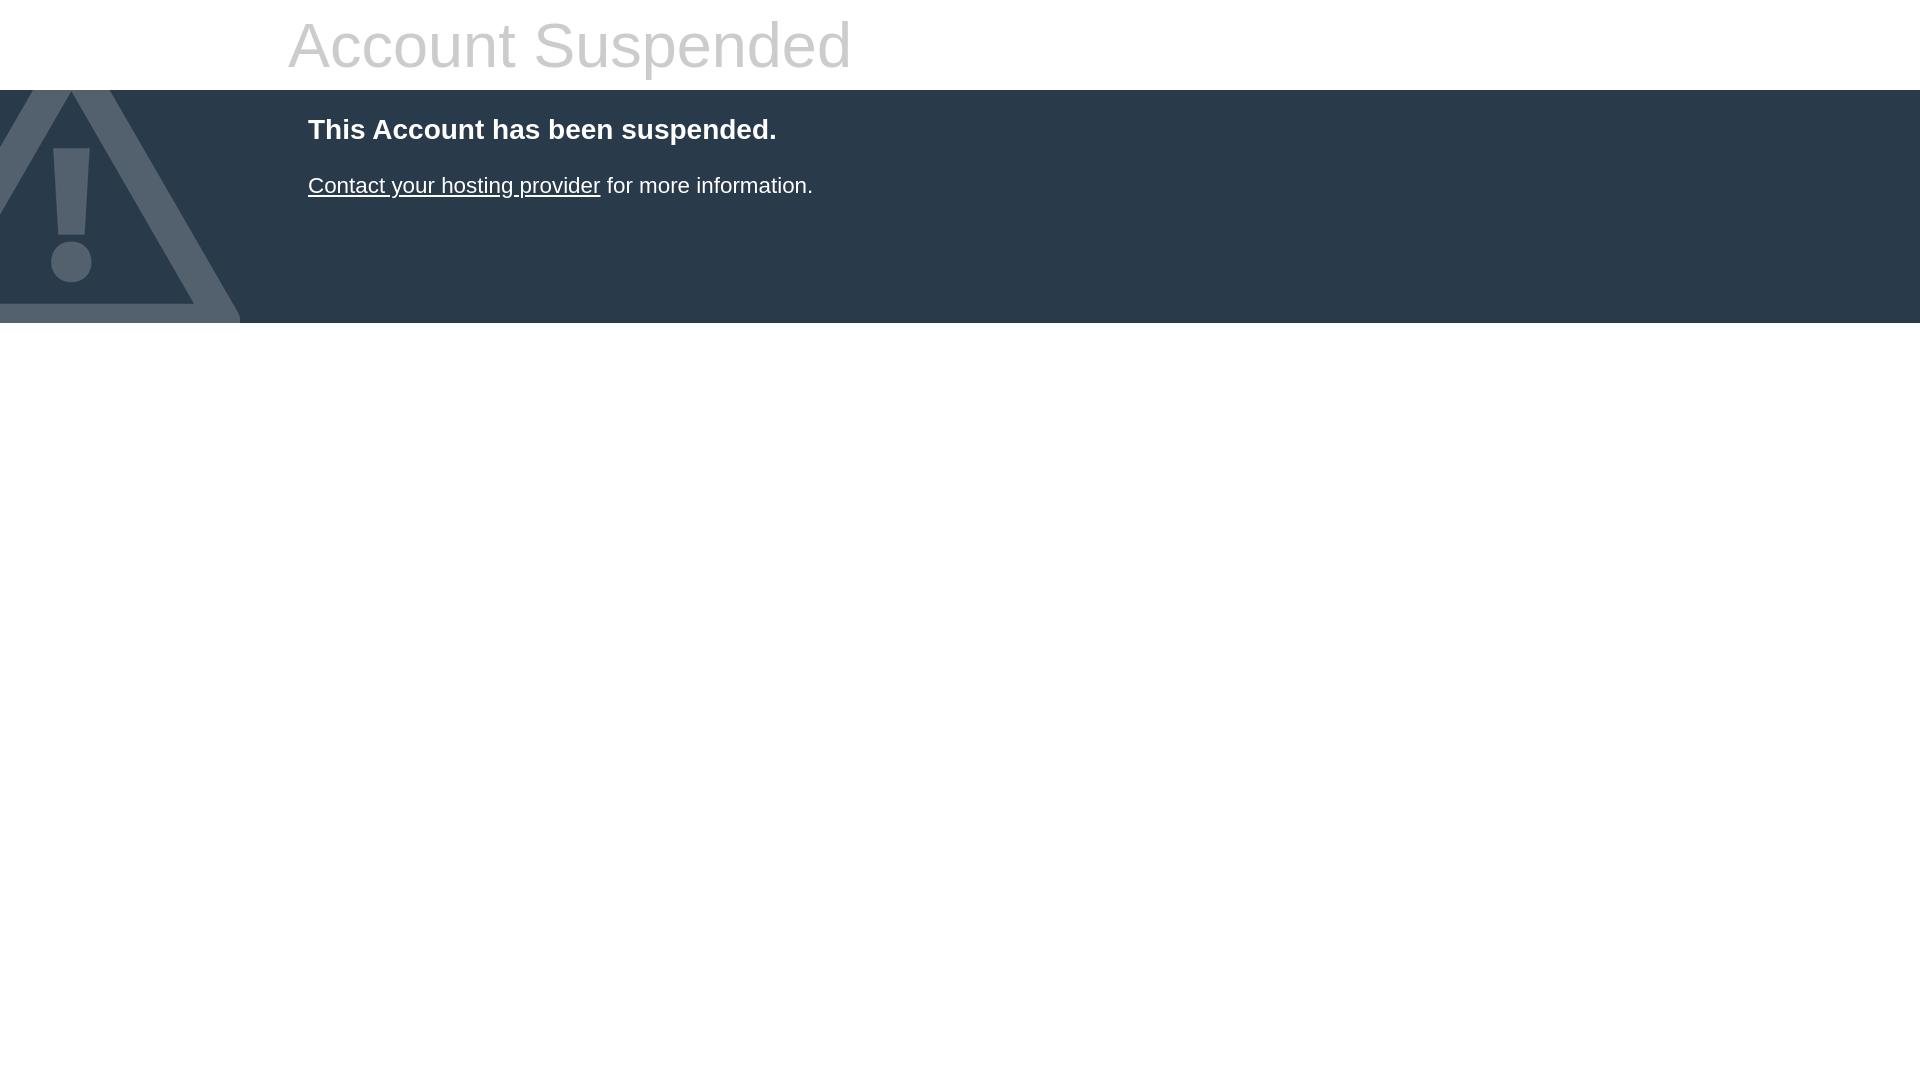 The image size is (1920, 1080). Describe the element at coordinates (453, 185) in the screenshot. I see `'Contact your hosting provider'` at that location.